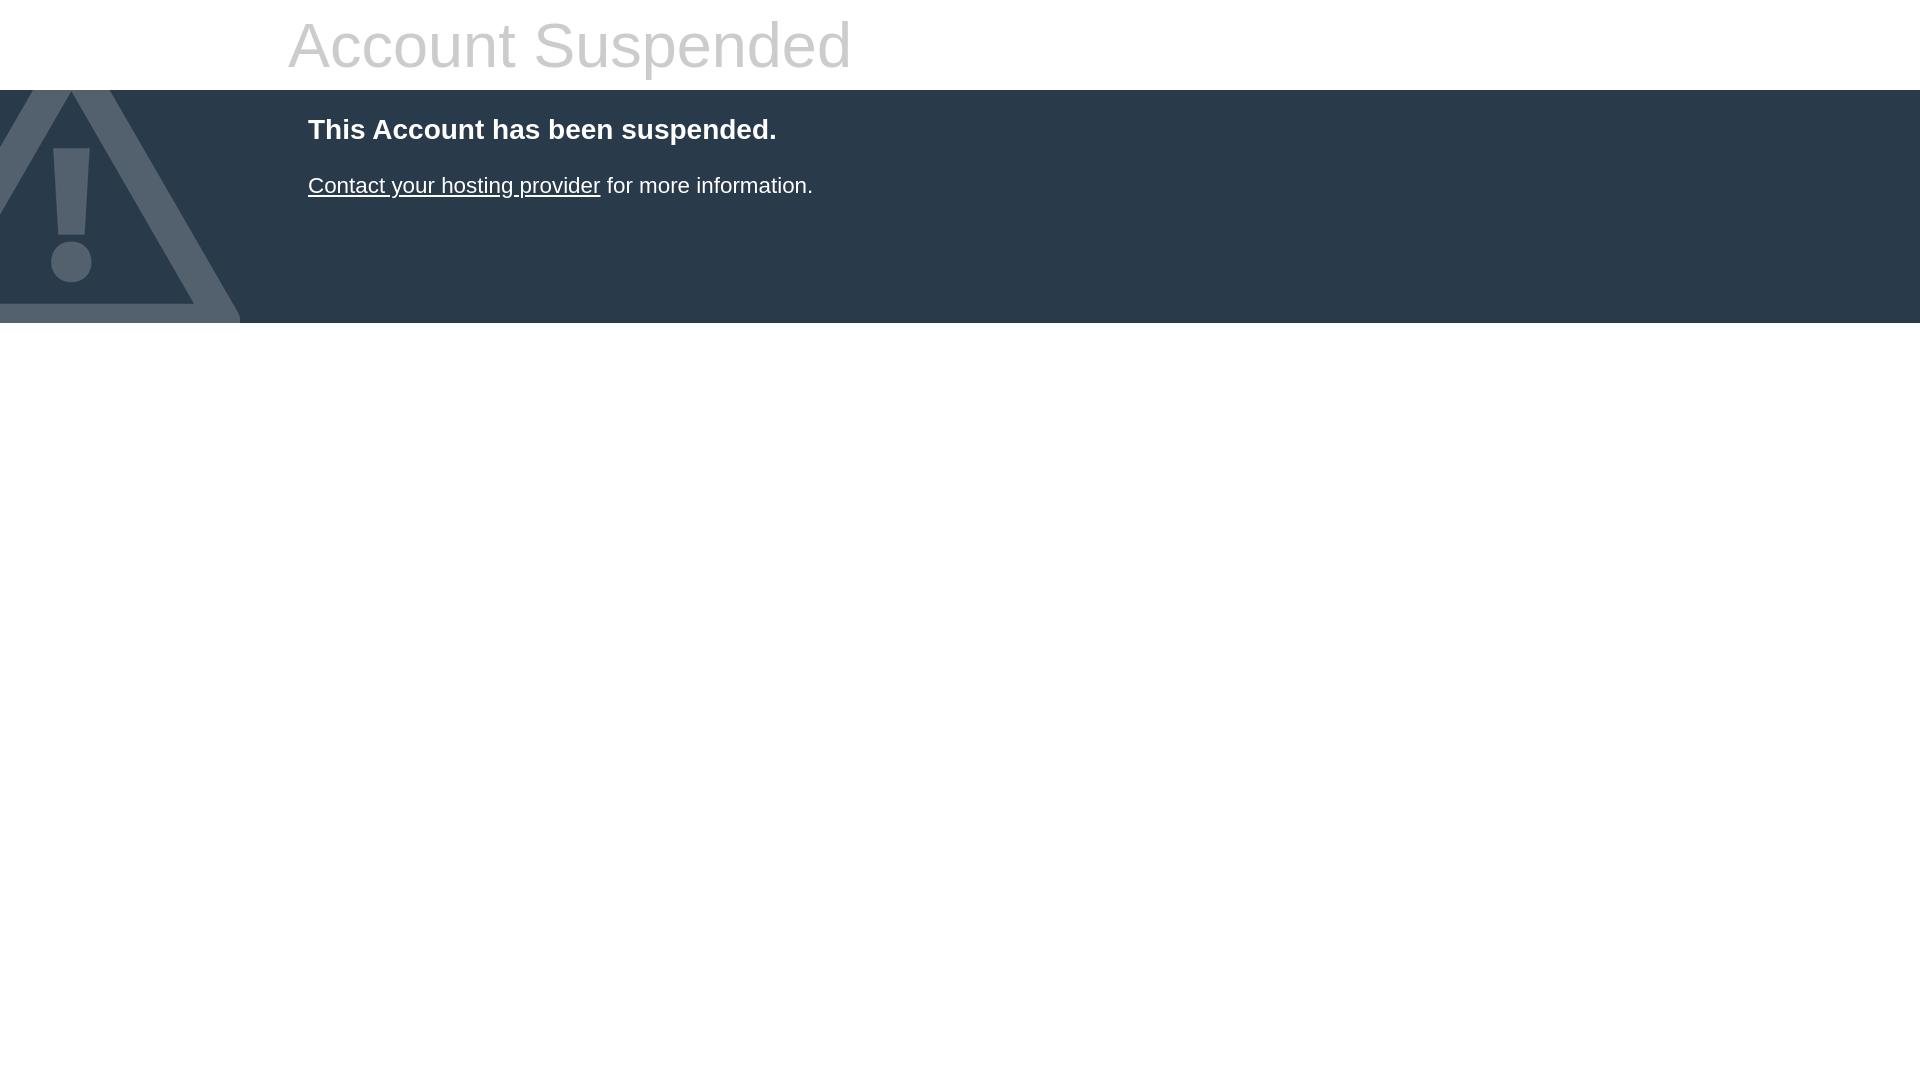 The image size is (1920, 1080). Describe the element at coordinates (453, 185) in the screenshot. I see `'Contact your hosting provider'` at that location.